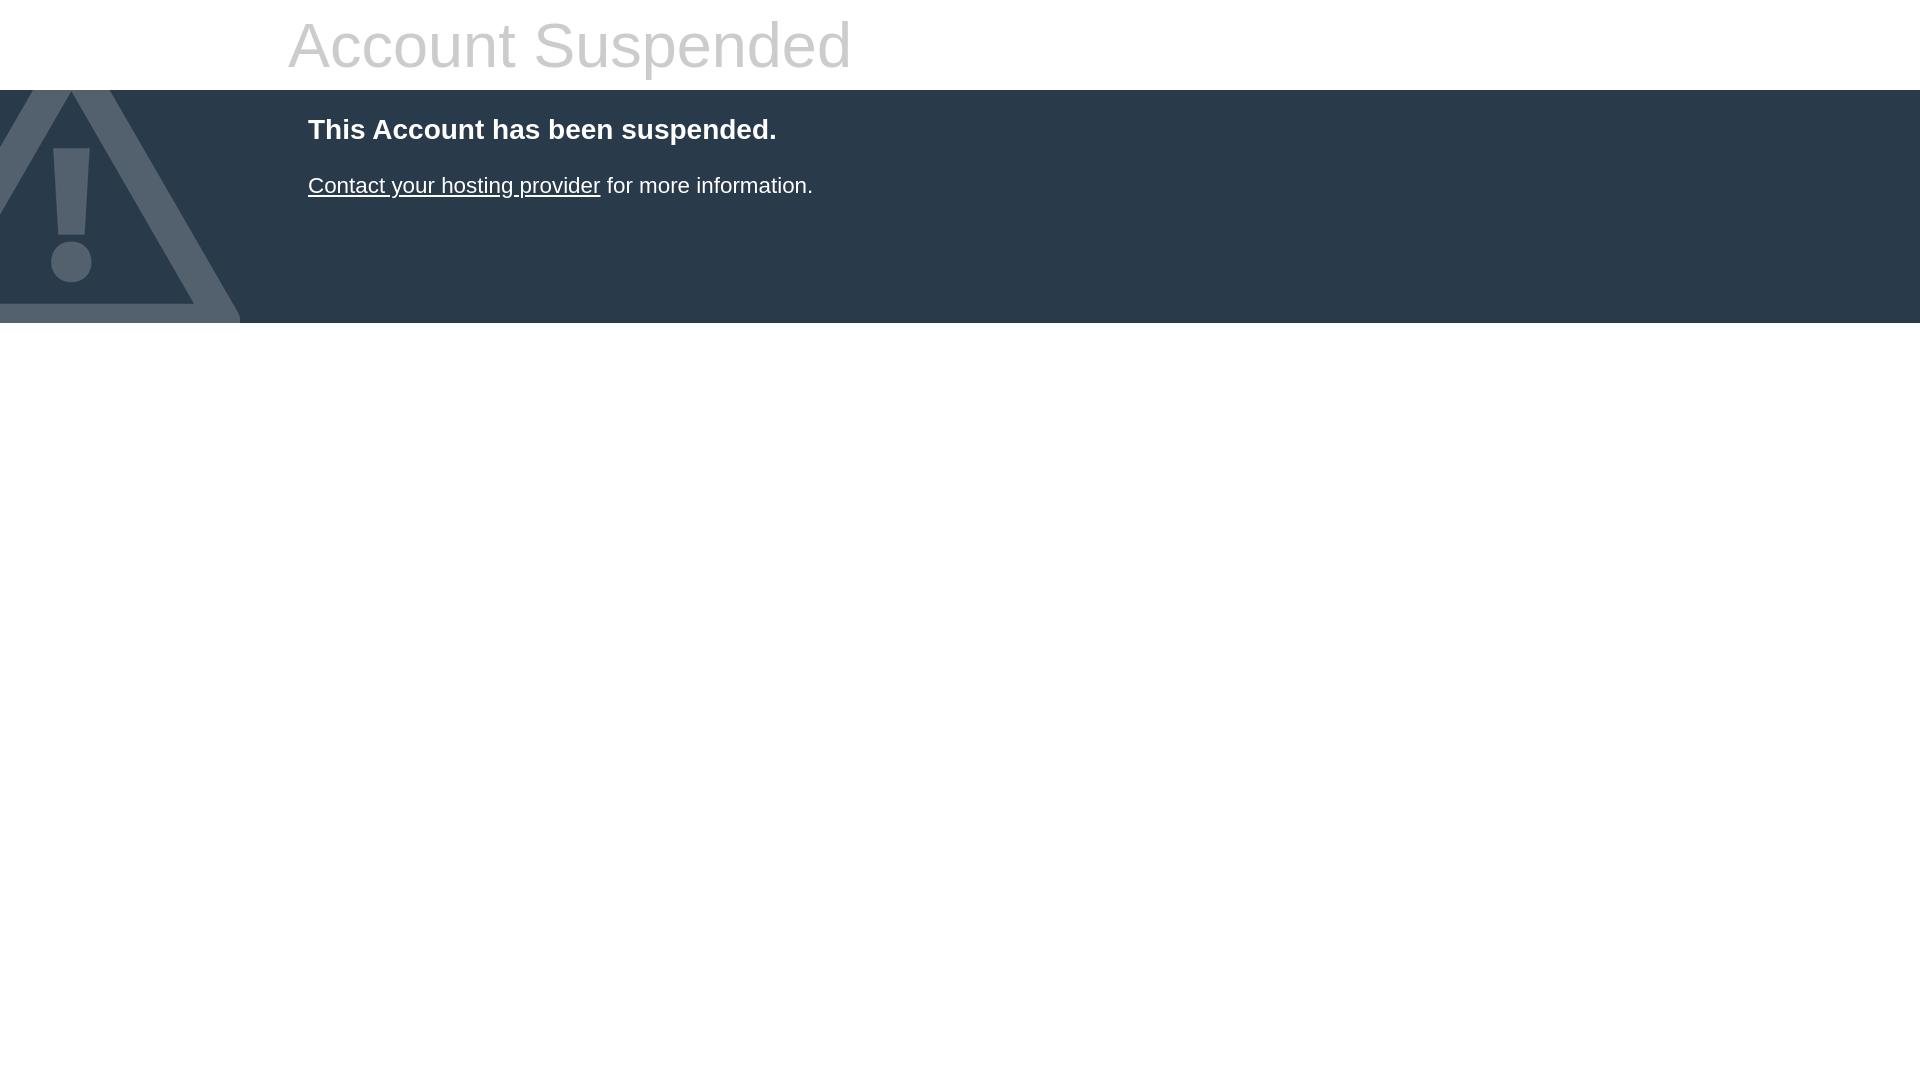 The image size is (1920, 1080). Describe the element at coordinates (453, 185) in the screenshot. I see `'Contact your hosting provider'` at that location.